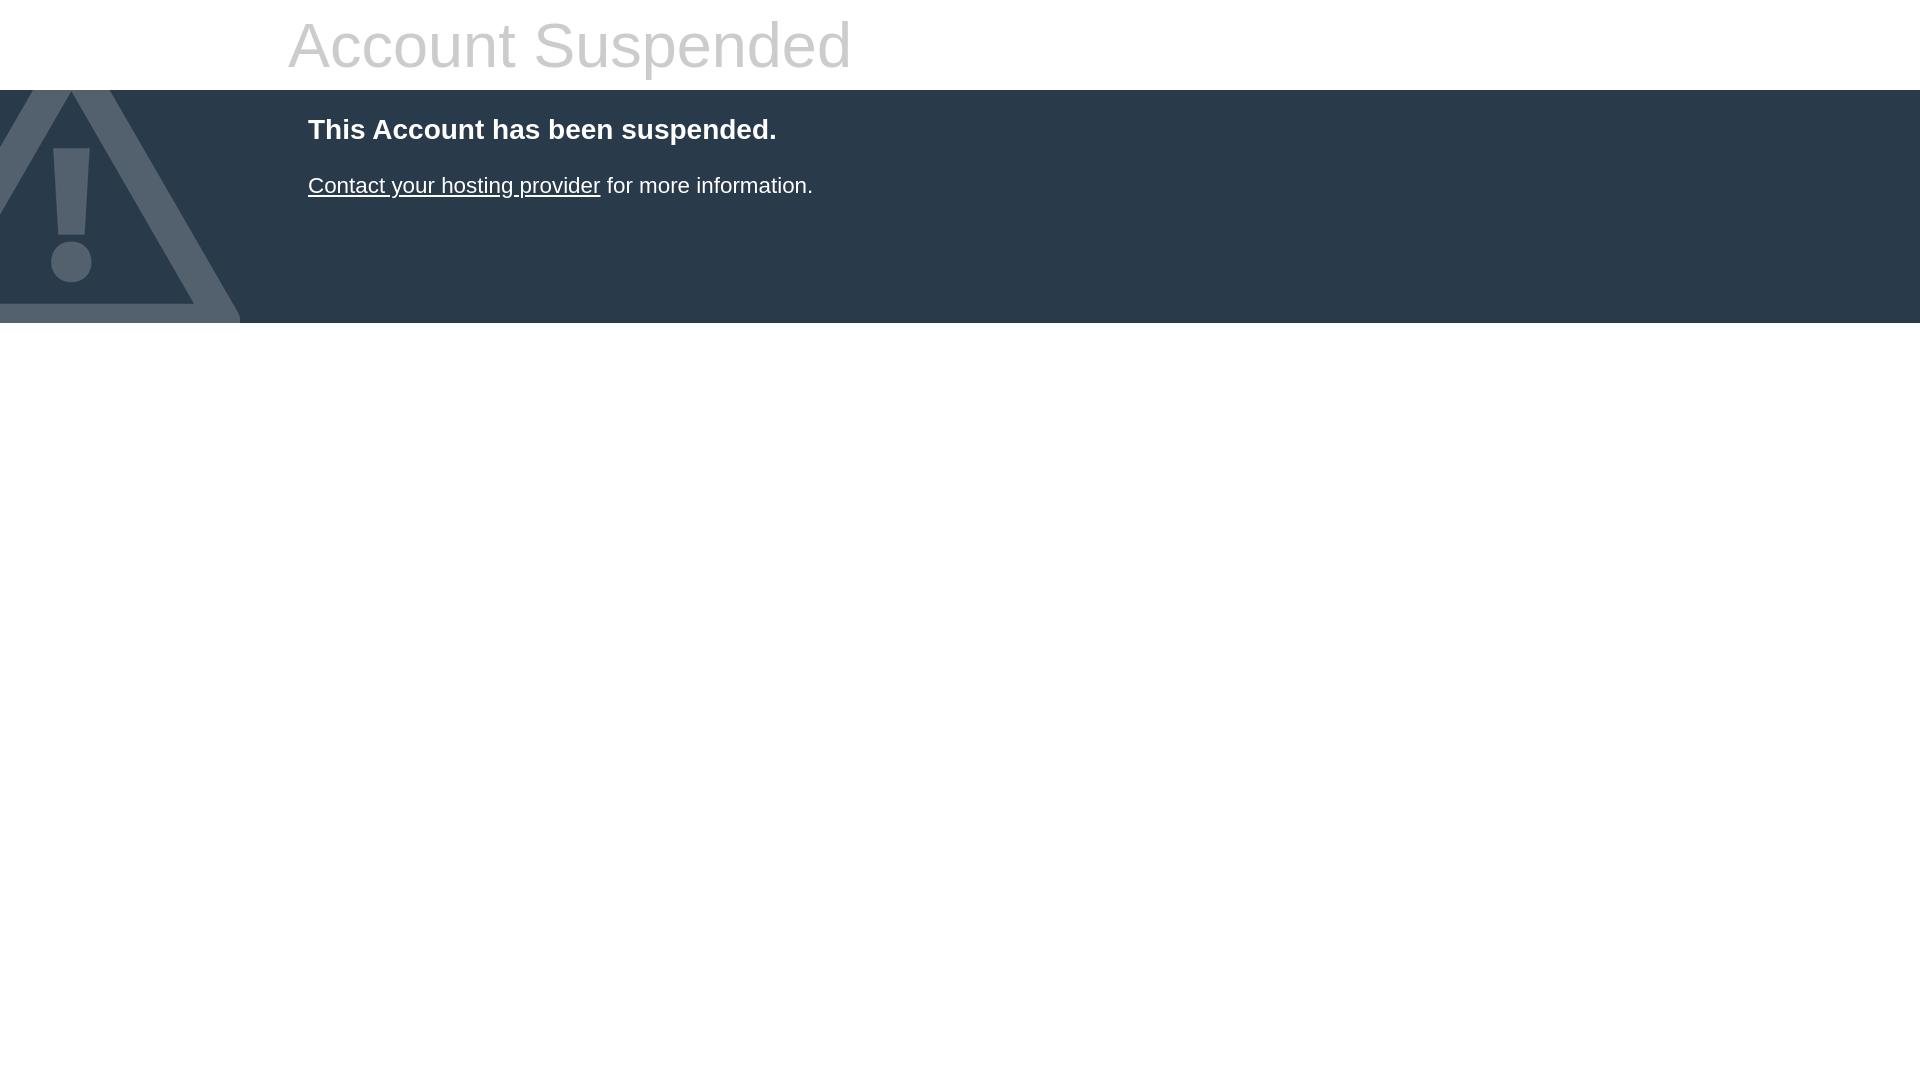 The image size is (1920, 1080). Describe the element at coordinates (453, 185) in the screenshot. I see `'Contact your hosting provider'` at that location.